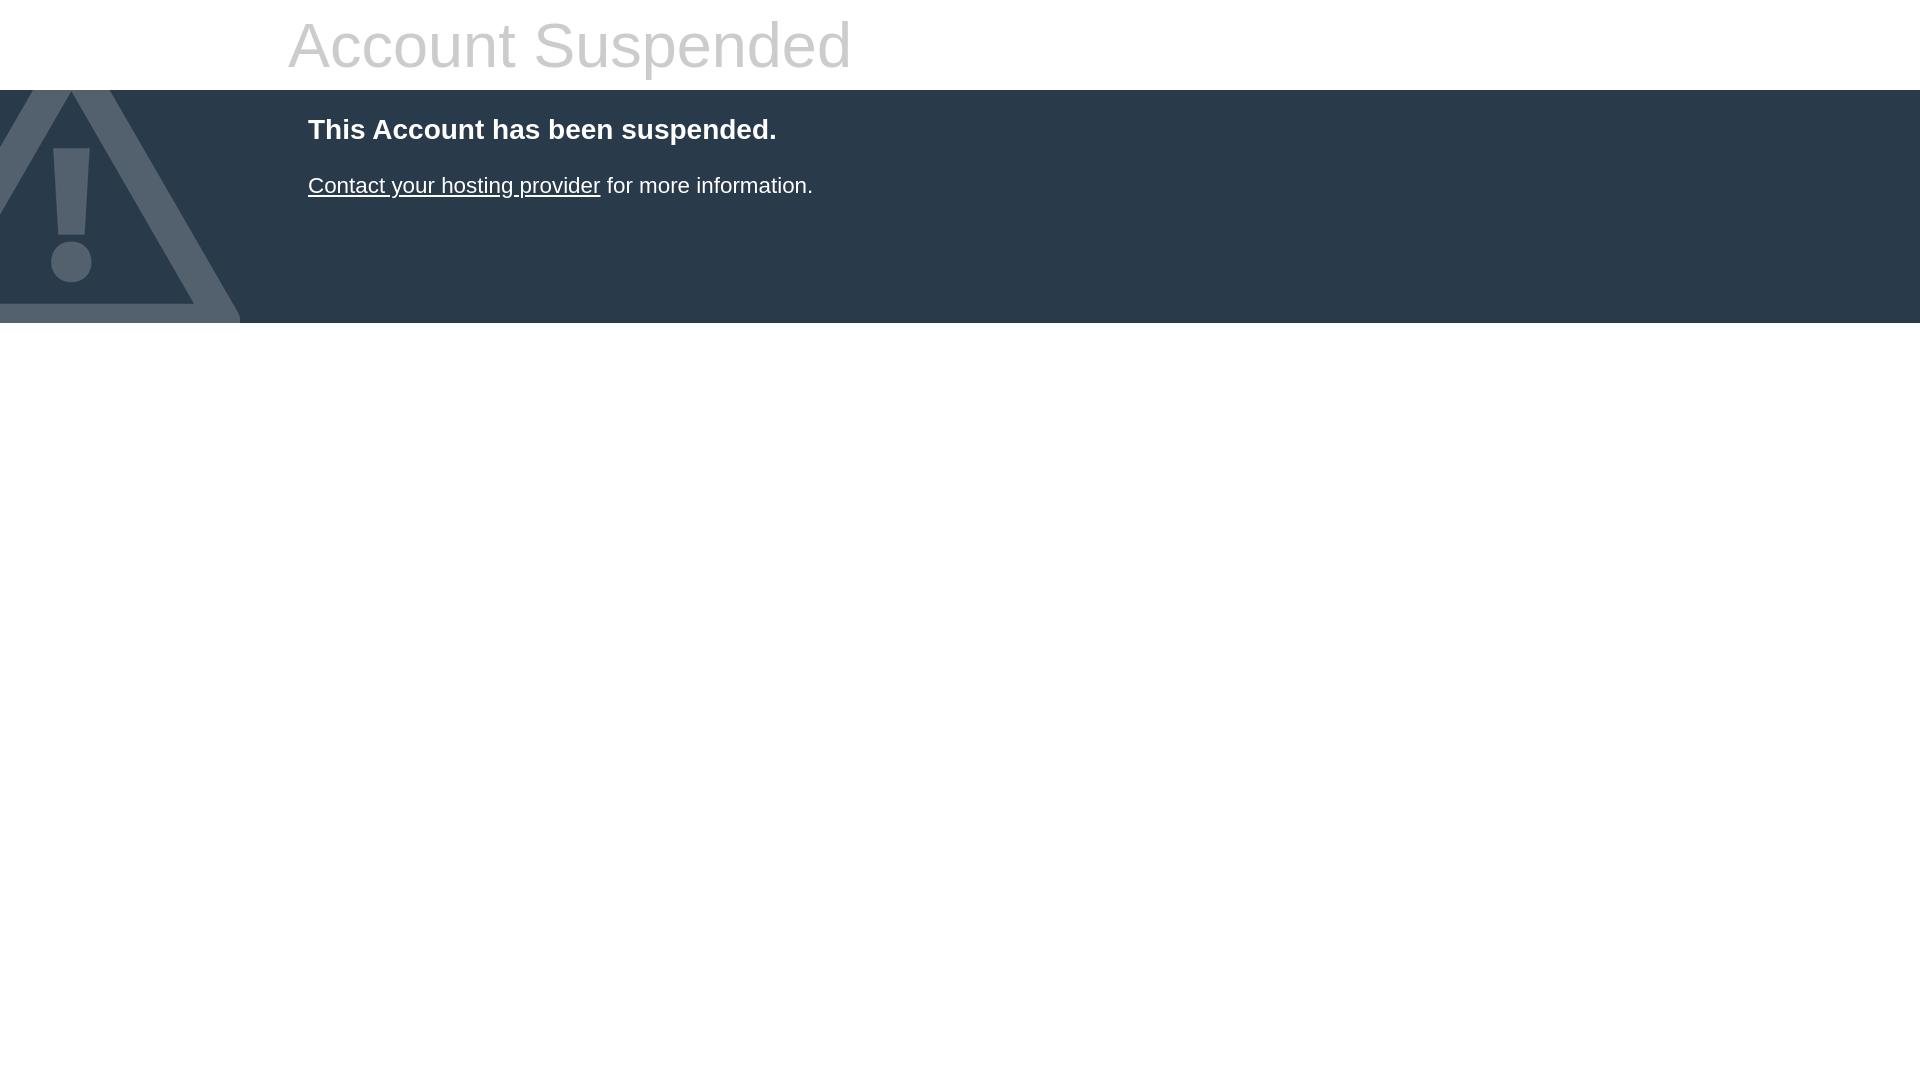 The image size is (1920, 1080). Describe the element at coordinates (453, 185) in the screenshot. I see `'Contact your hosting provider'` at that location.